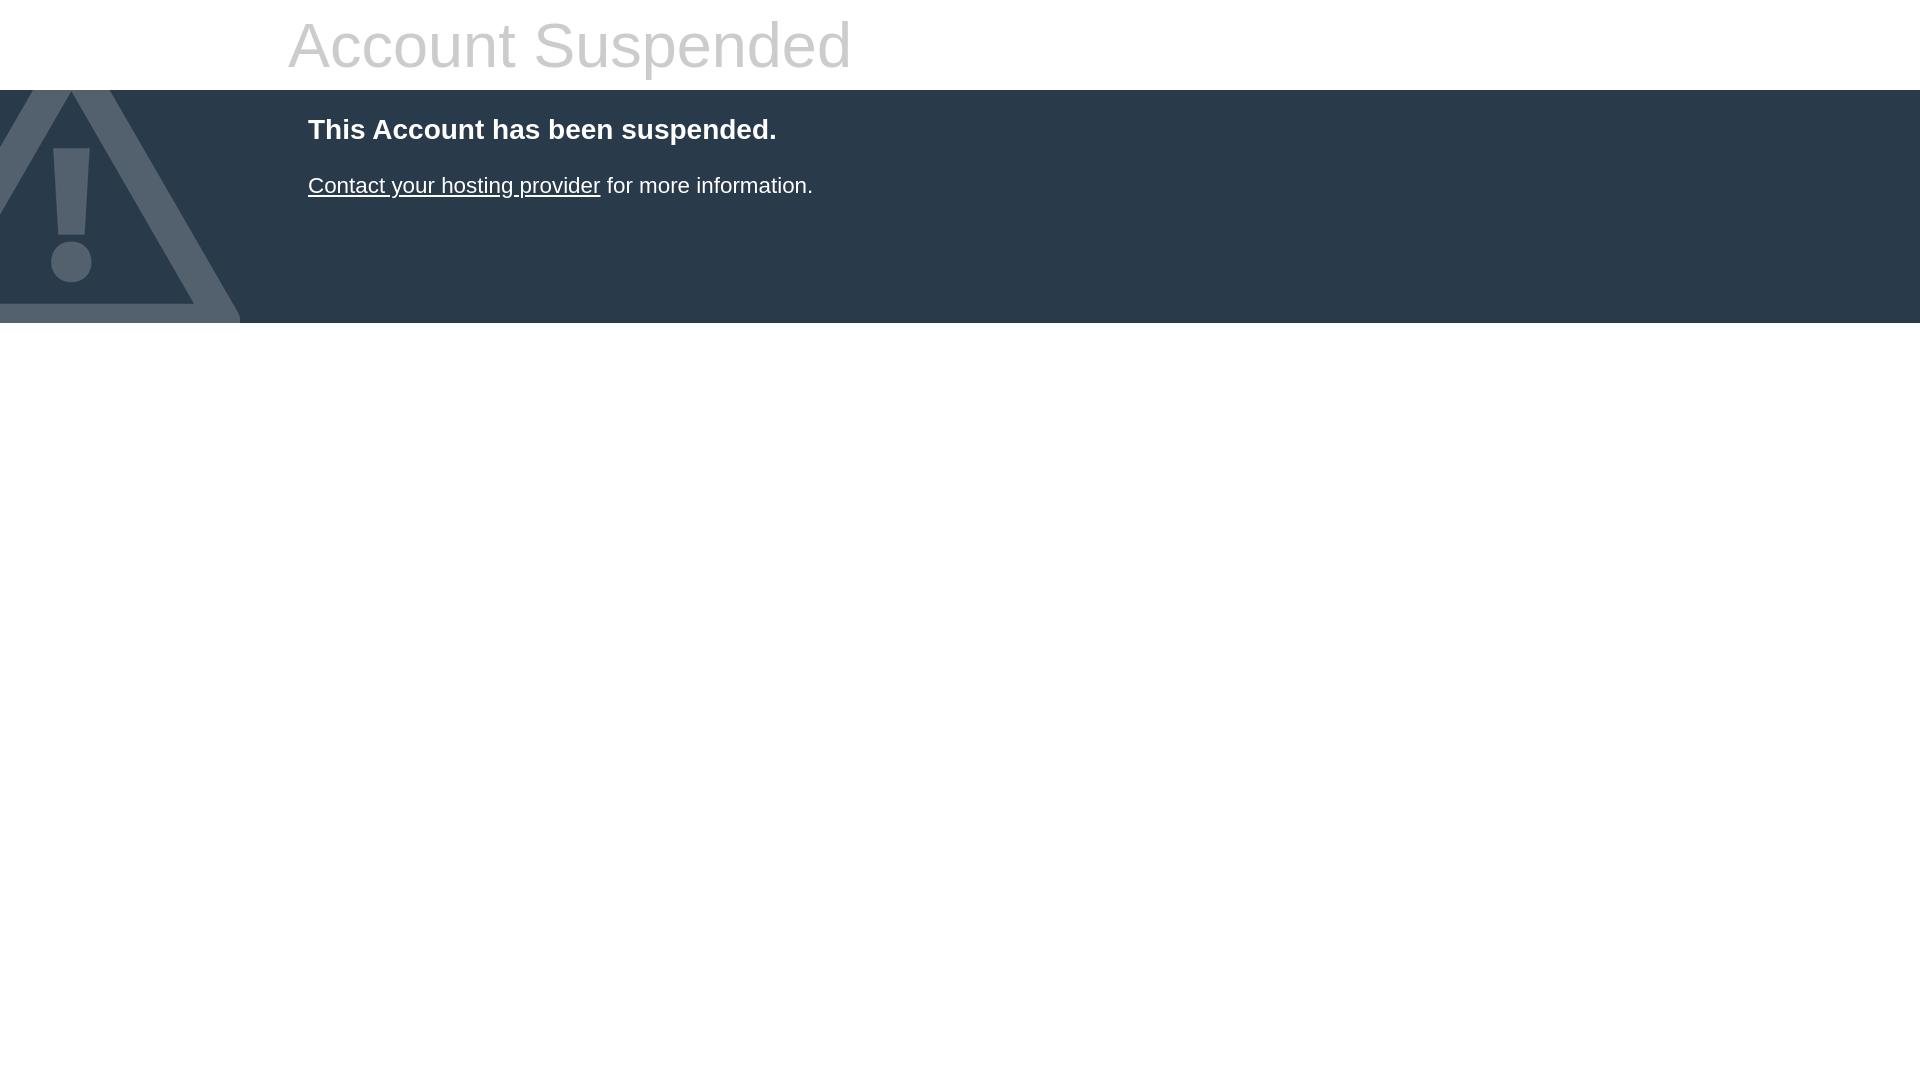 The image size is (1920, 1080). Describe the element at coordinates (453, 185) in the screenshot. I see `'Contact your hosting provider'` at that location.